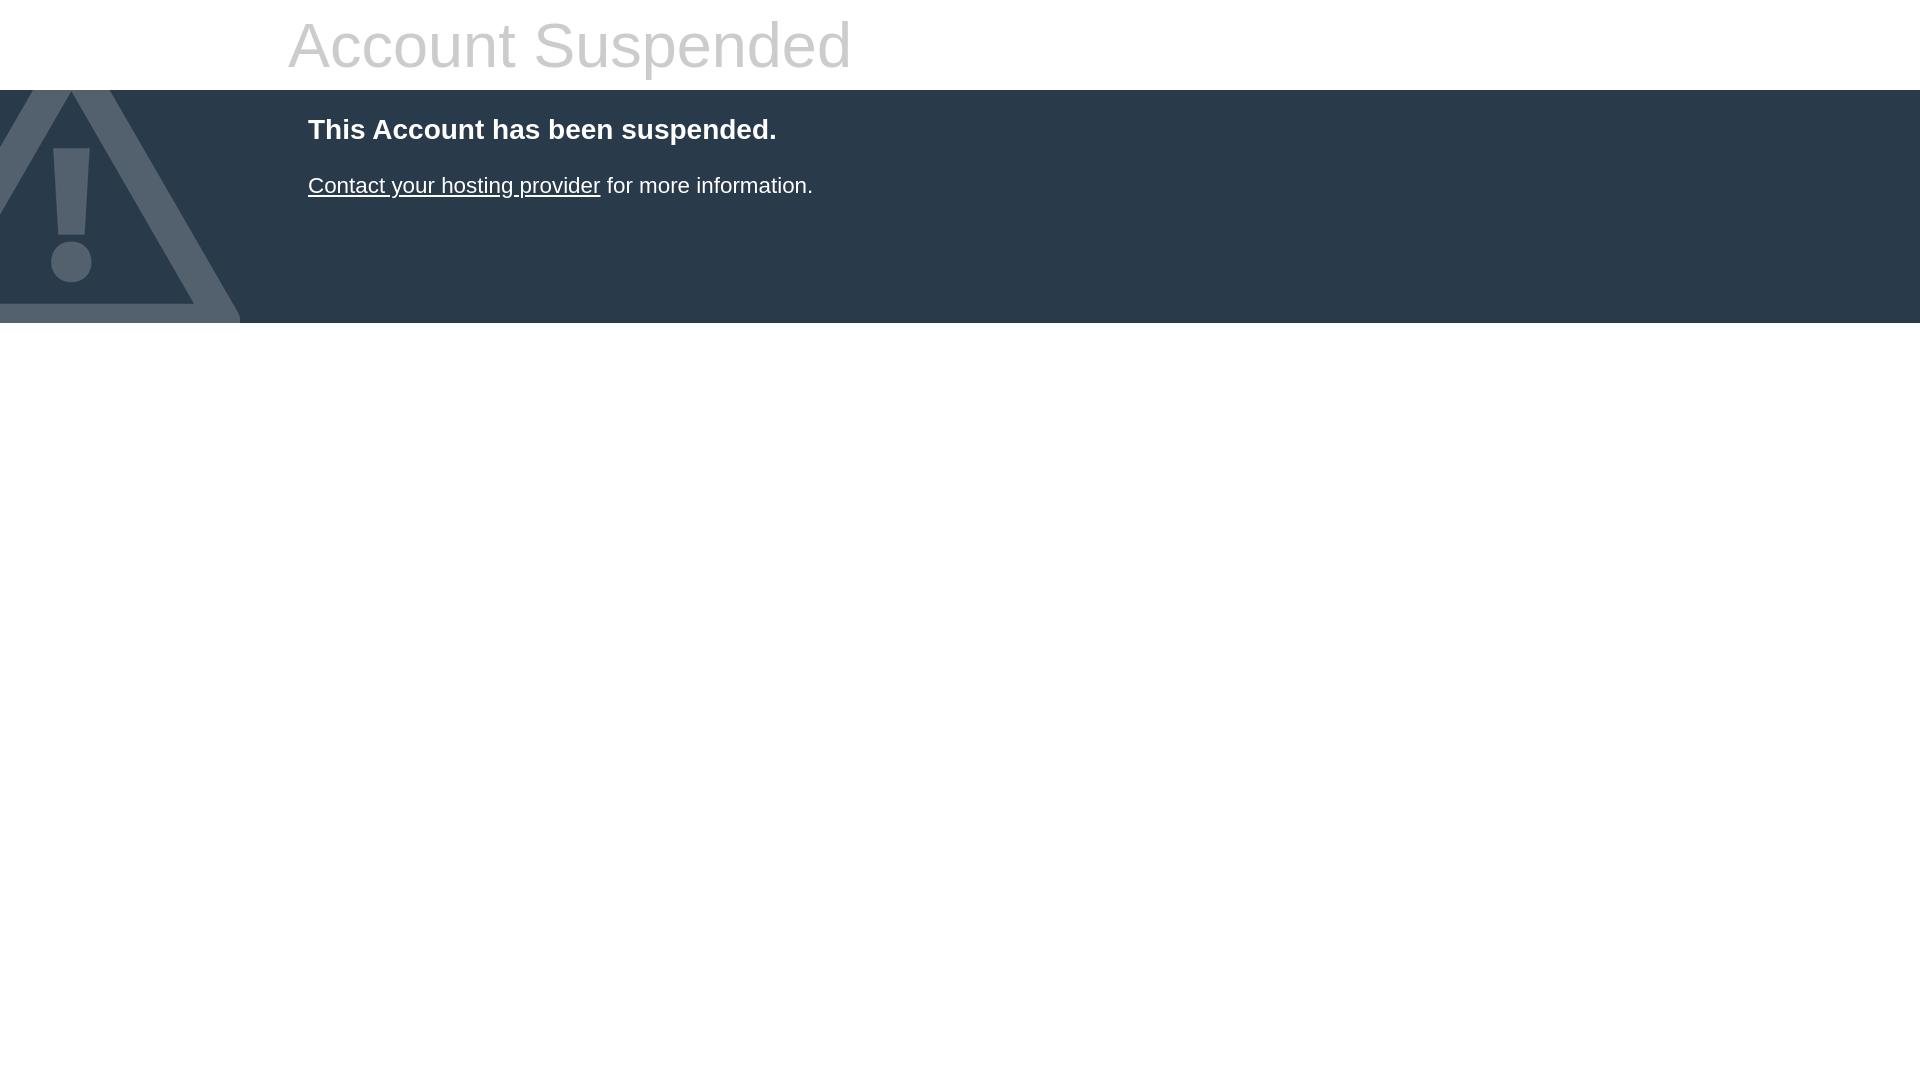 The image size is (1920, 1080). Describe the element at coordinates (453, 185) in the screenshot. I see `'Contact your hosting provider'` at that location.